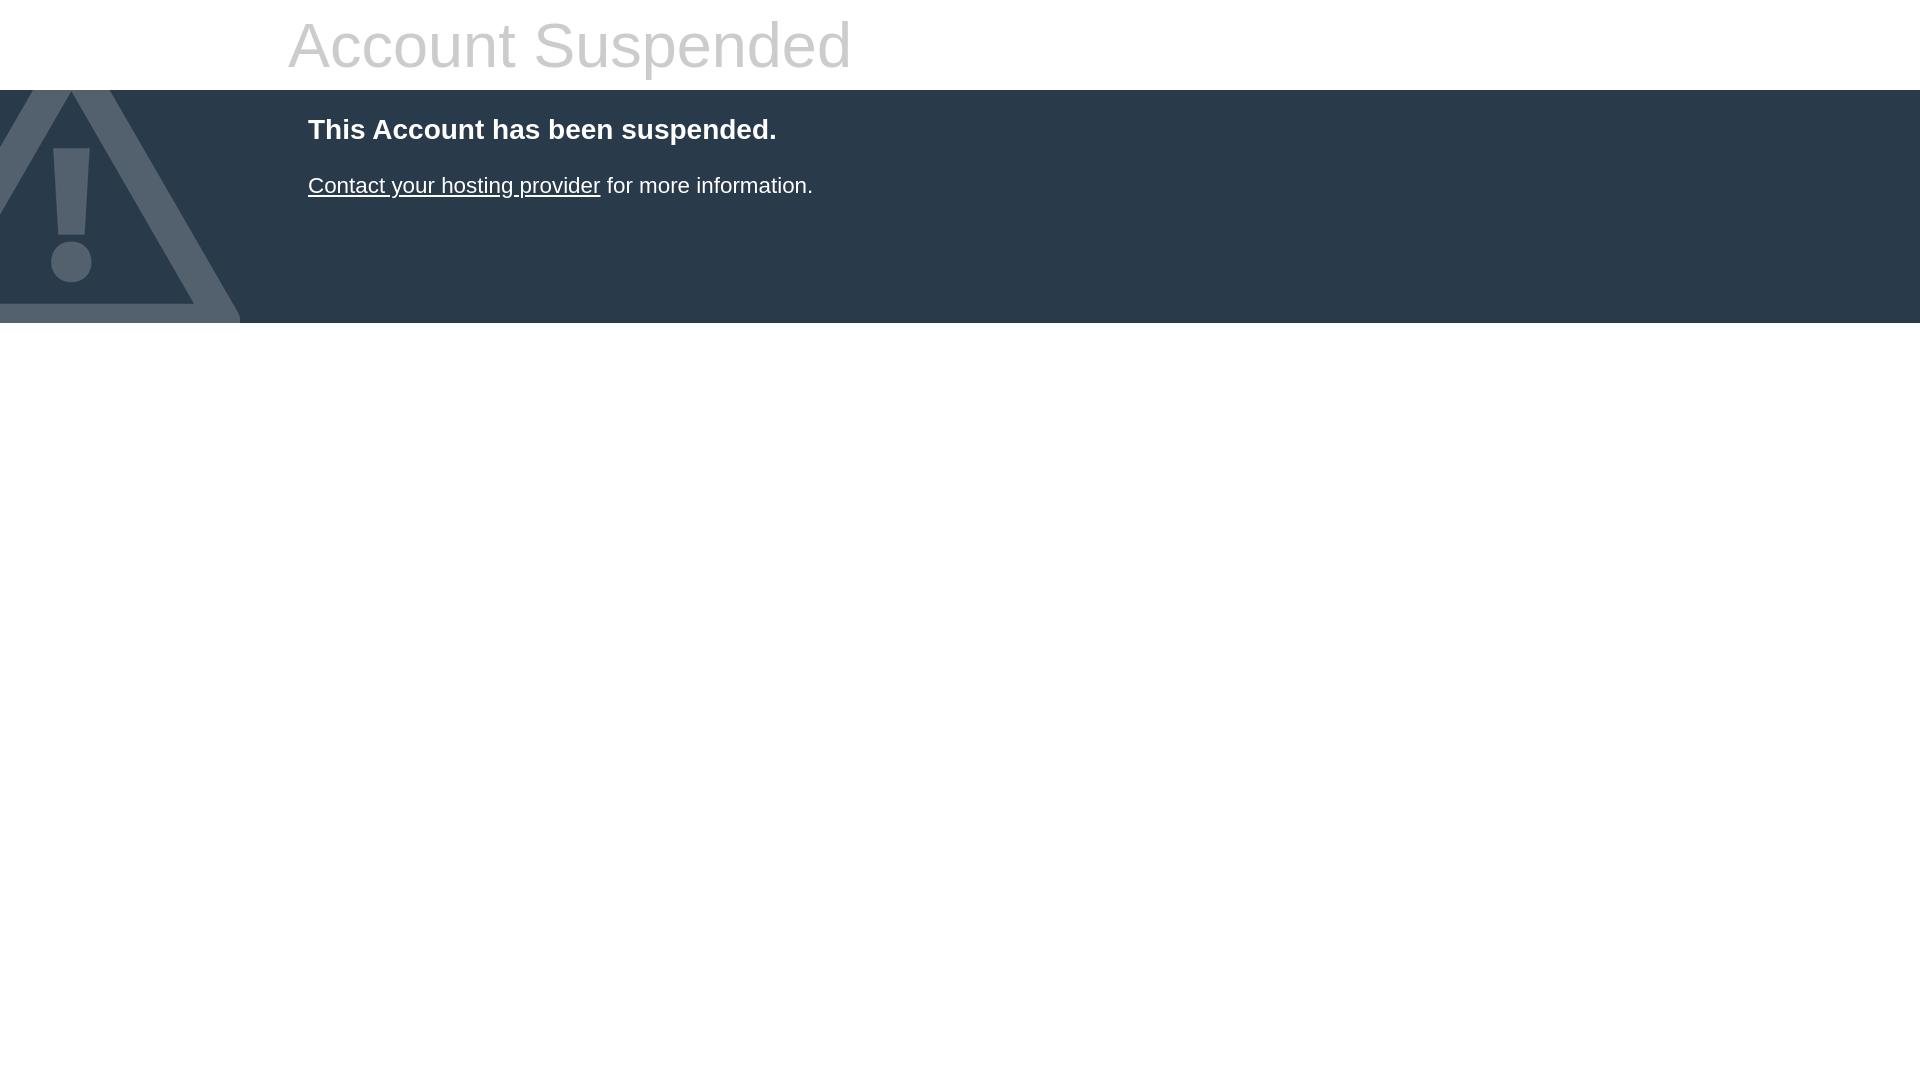 The image size is (1920, 1080). Describe the element at coordinates (453, 185) in the screenshot. I see `'Contact your hosting provider'` at that location.